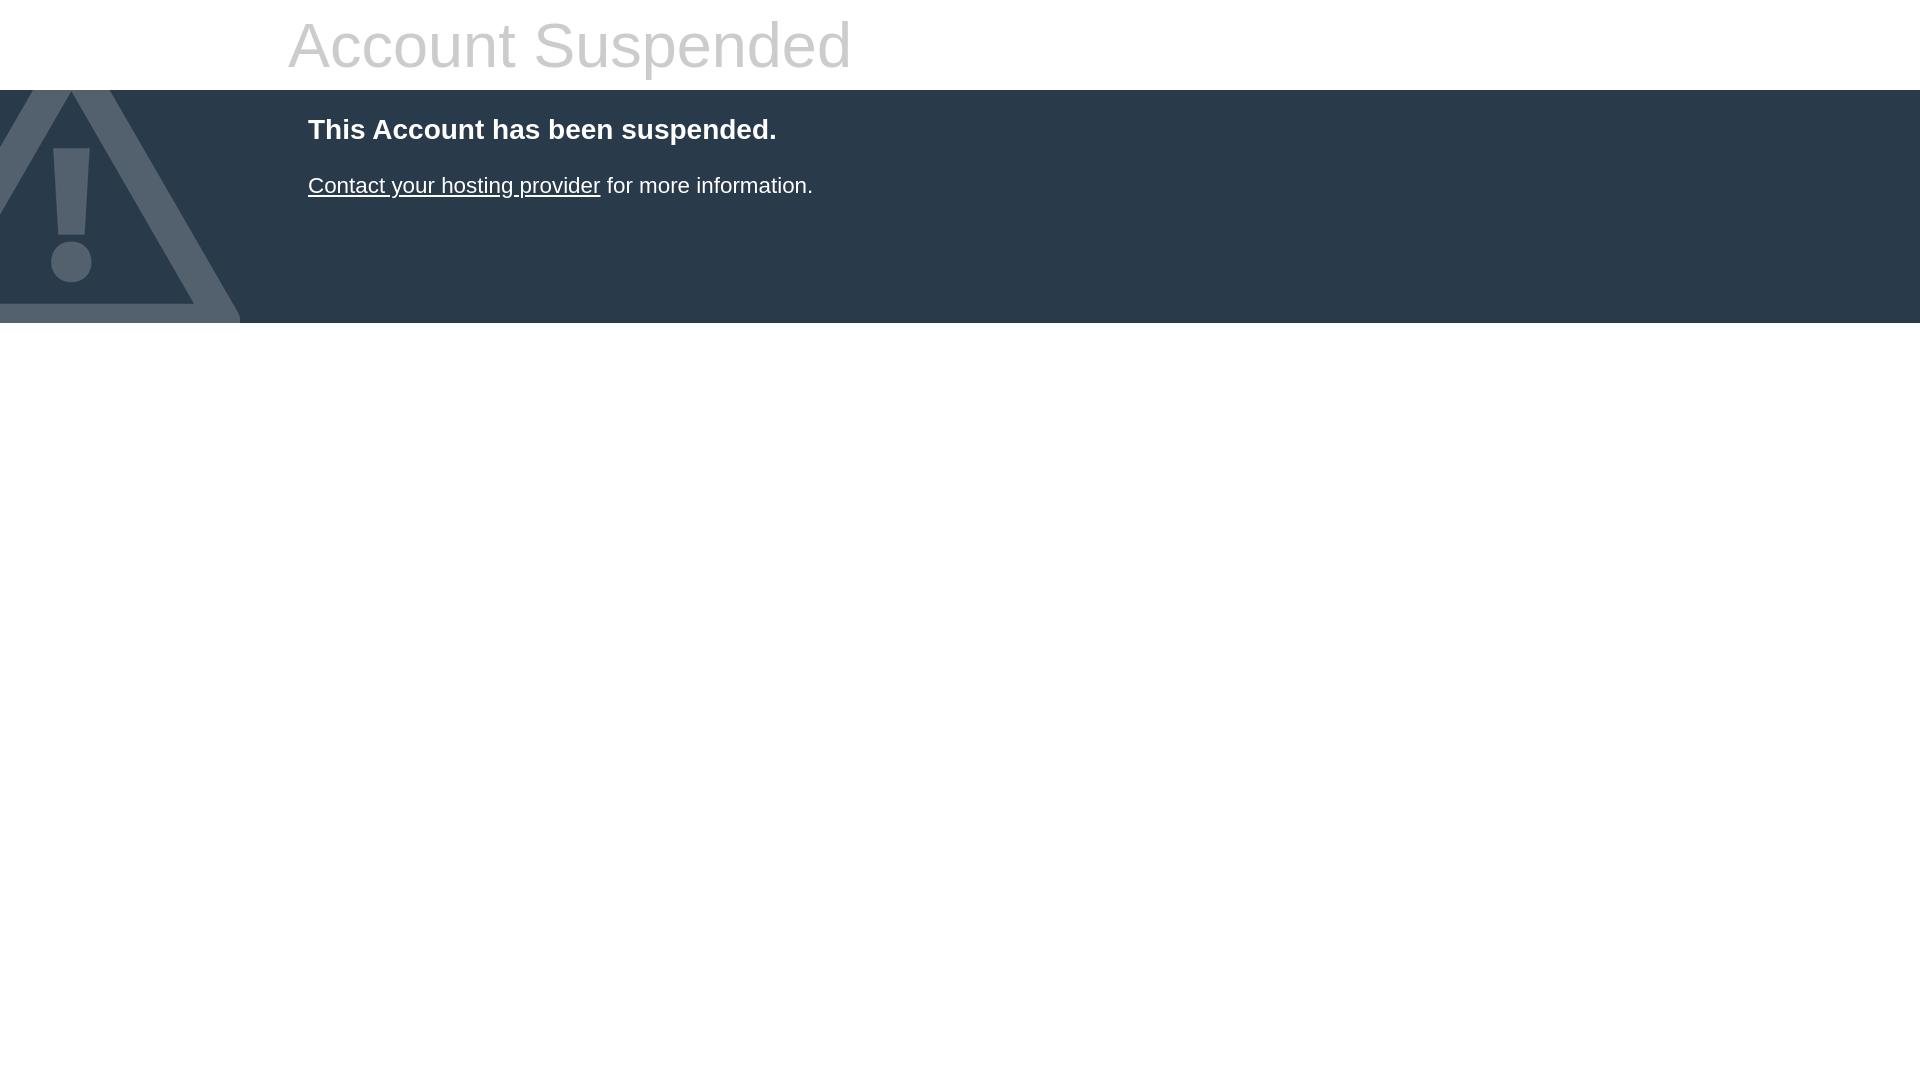 The image size is (1920, 1080). Describe the element at coordinates (453, 185) in the screenshot. I see `'Contact your hosting provider'` at that location.